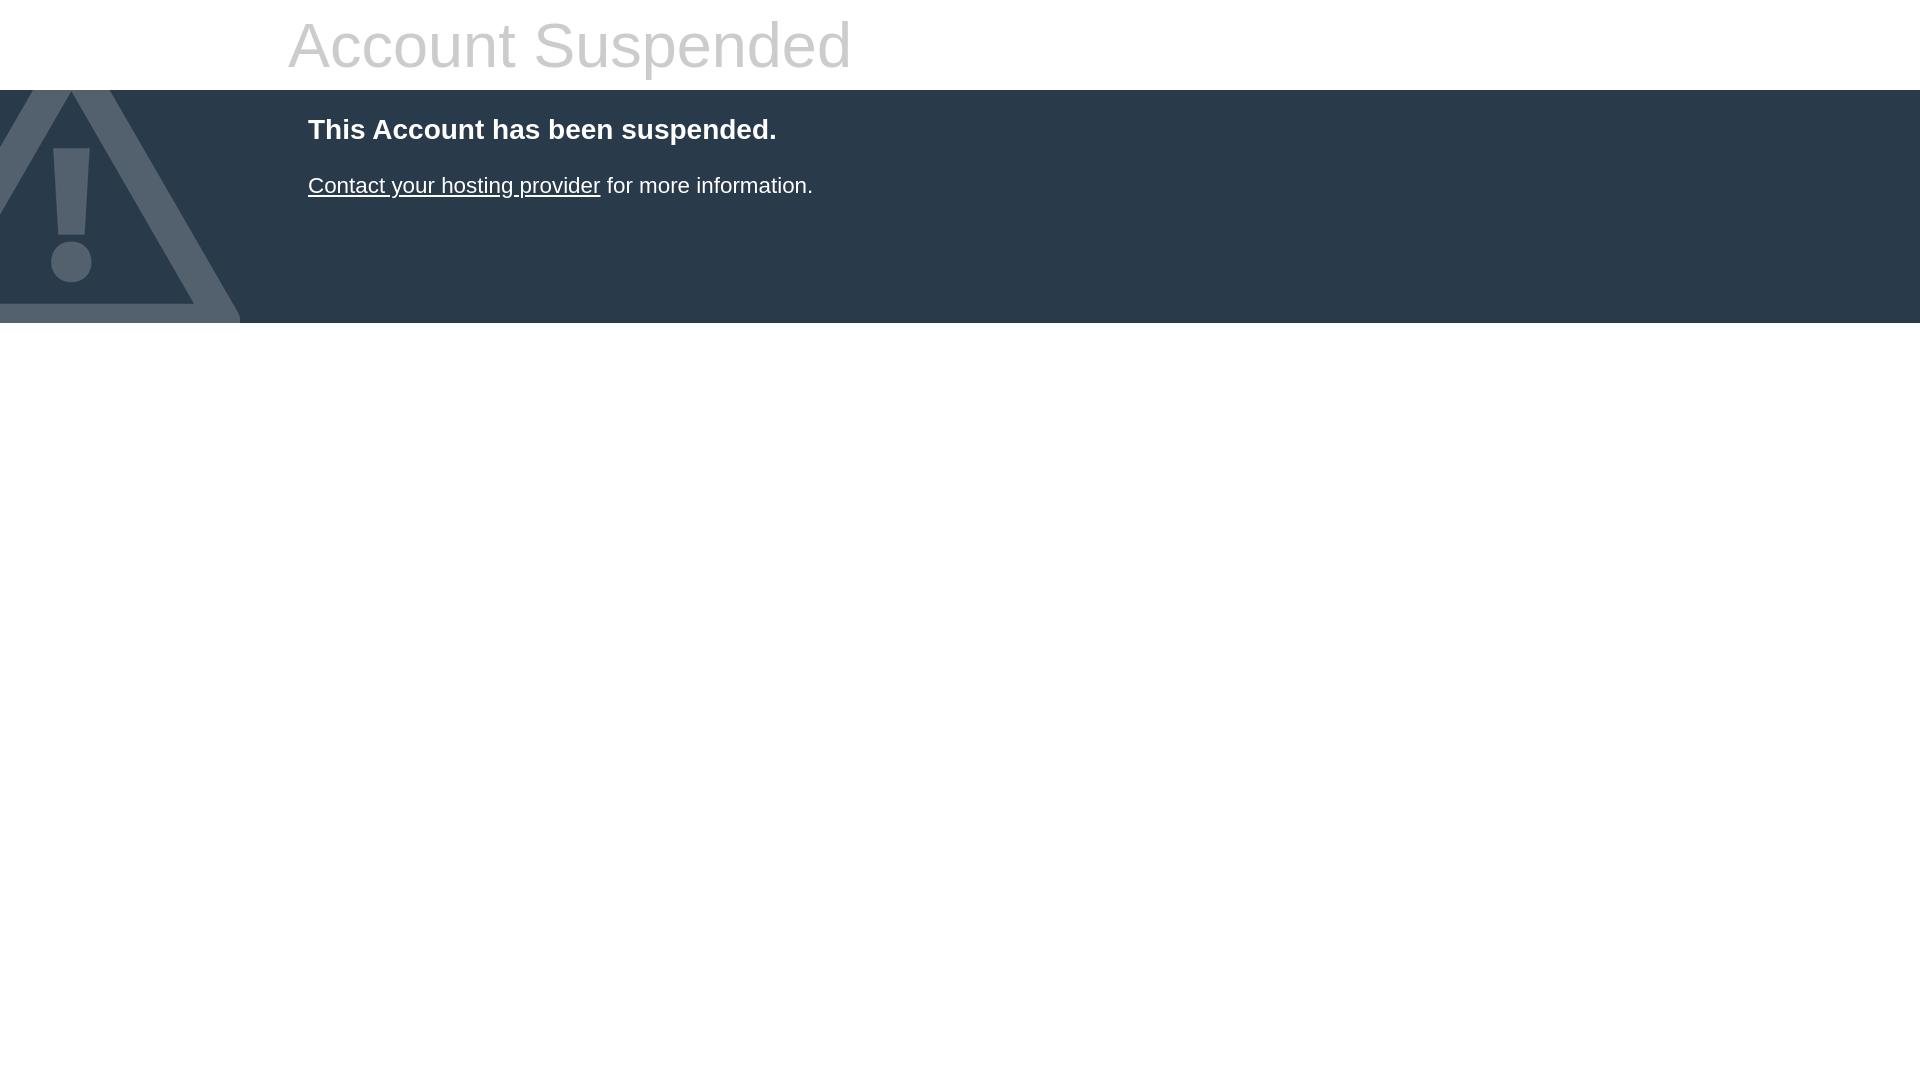 The image size is (1920, 1080). Describe the element at coordinates (453, 185) in the screenshot. I see `'Contact your hosting provider'` at that location.